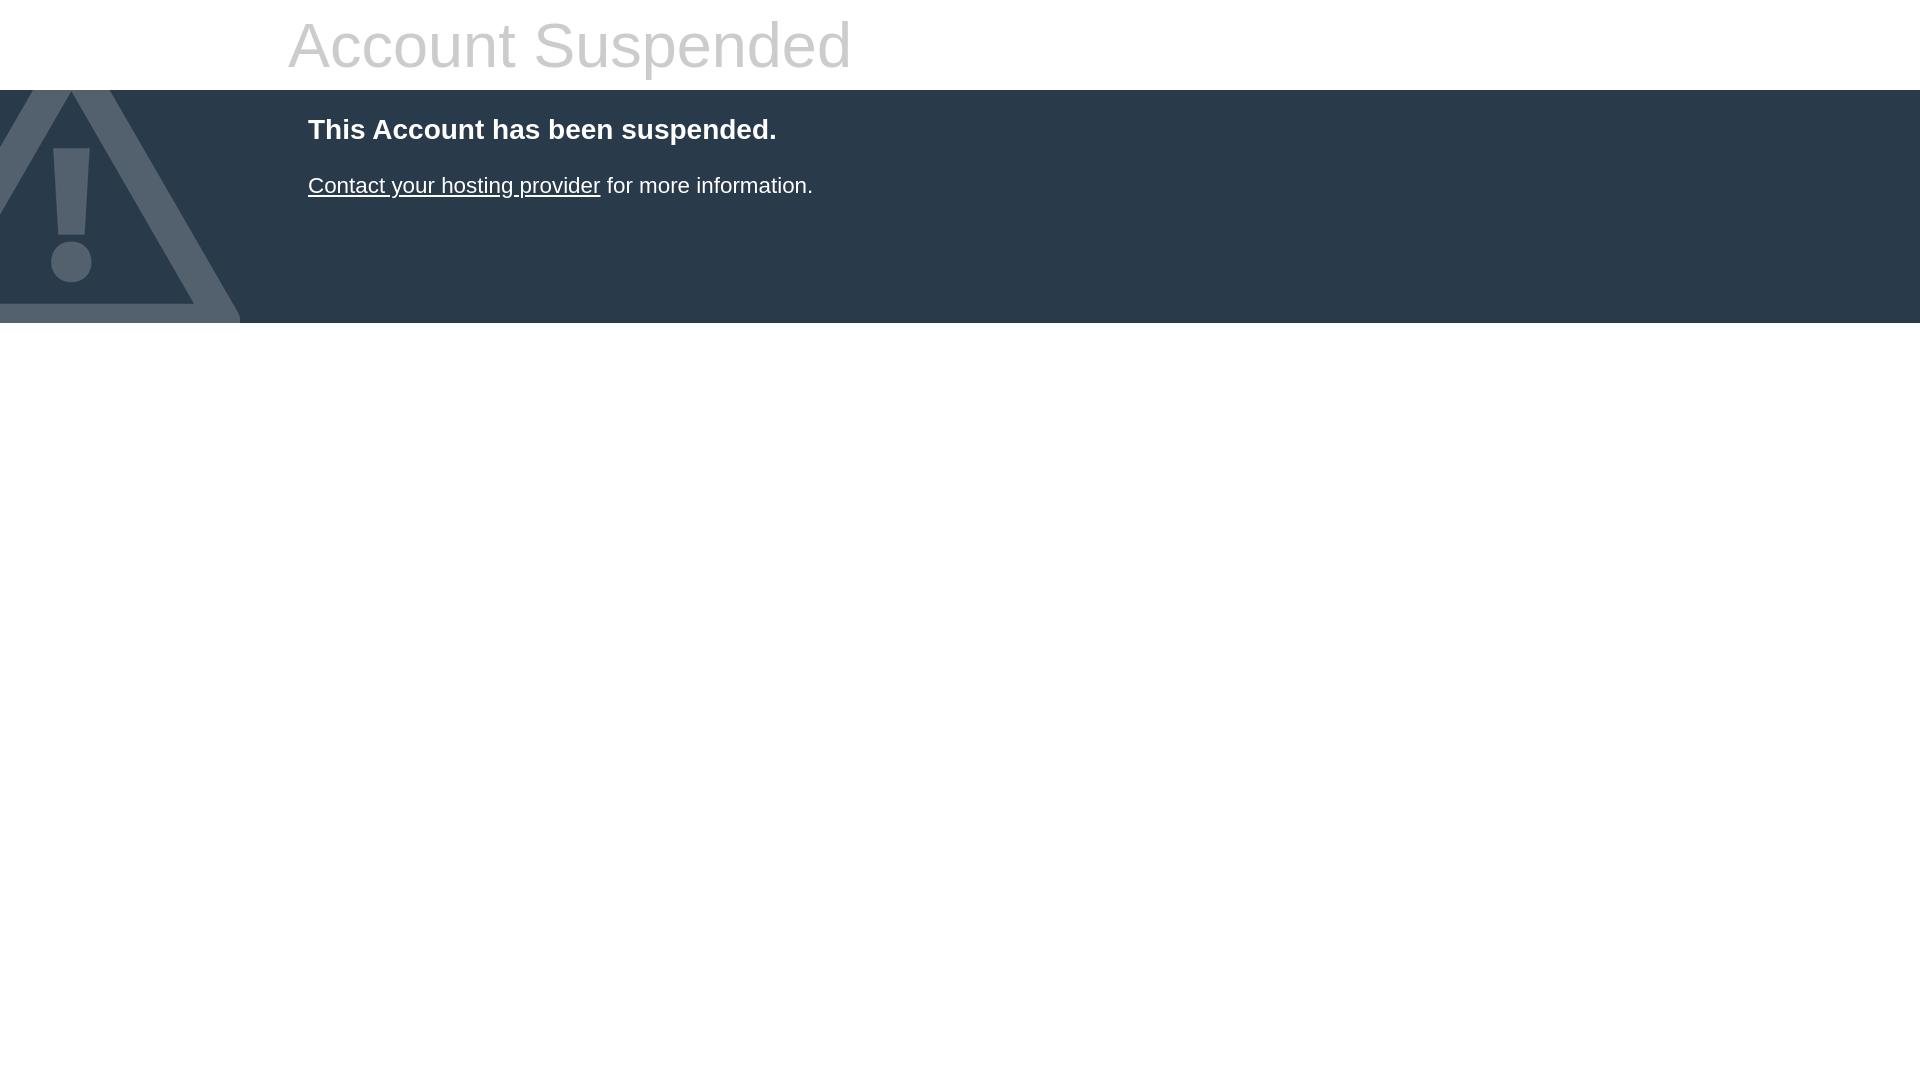 The image size is (1920, 1080). Describe the element at coordinates (453, 185) in the screenshot. I see `'Contact your hosting provider'` at that location.